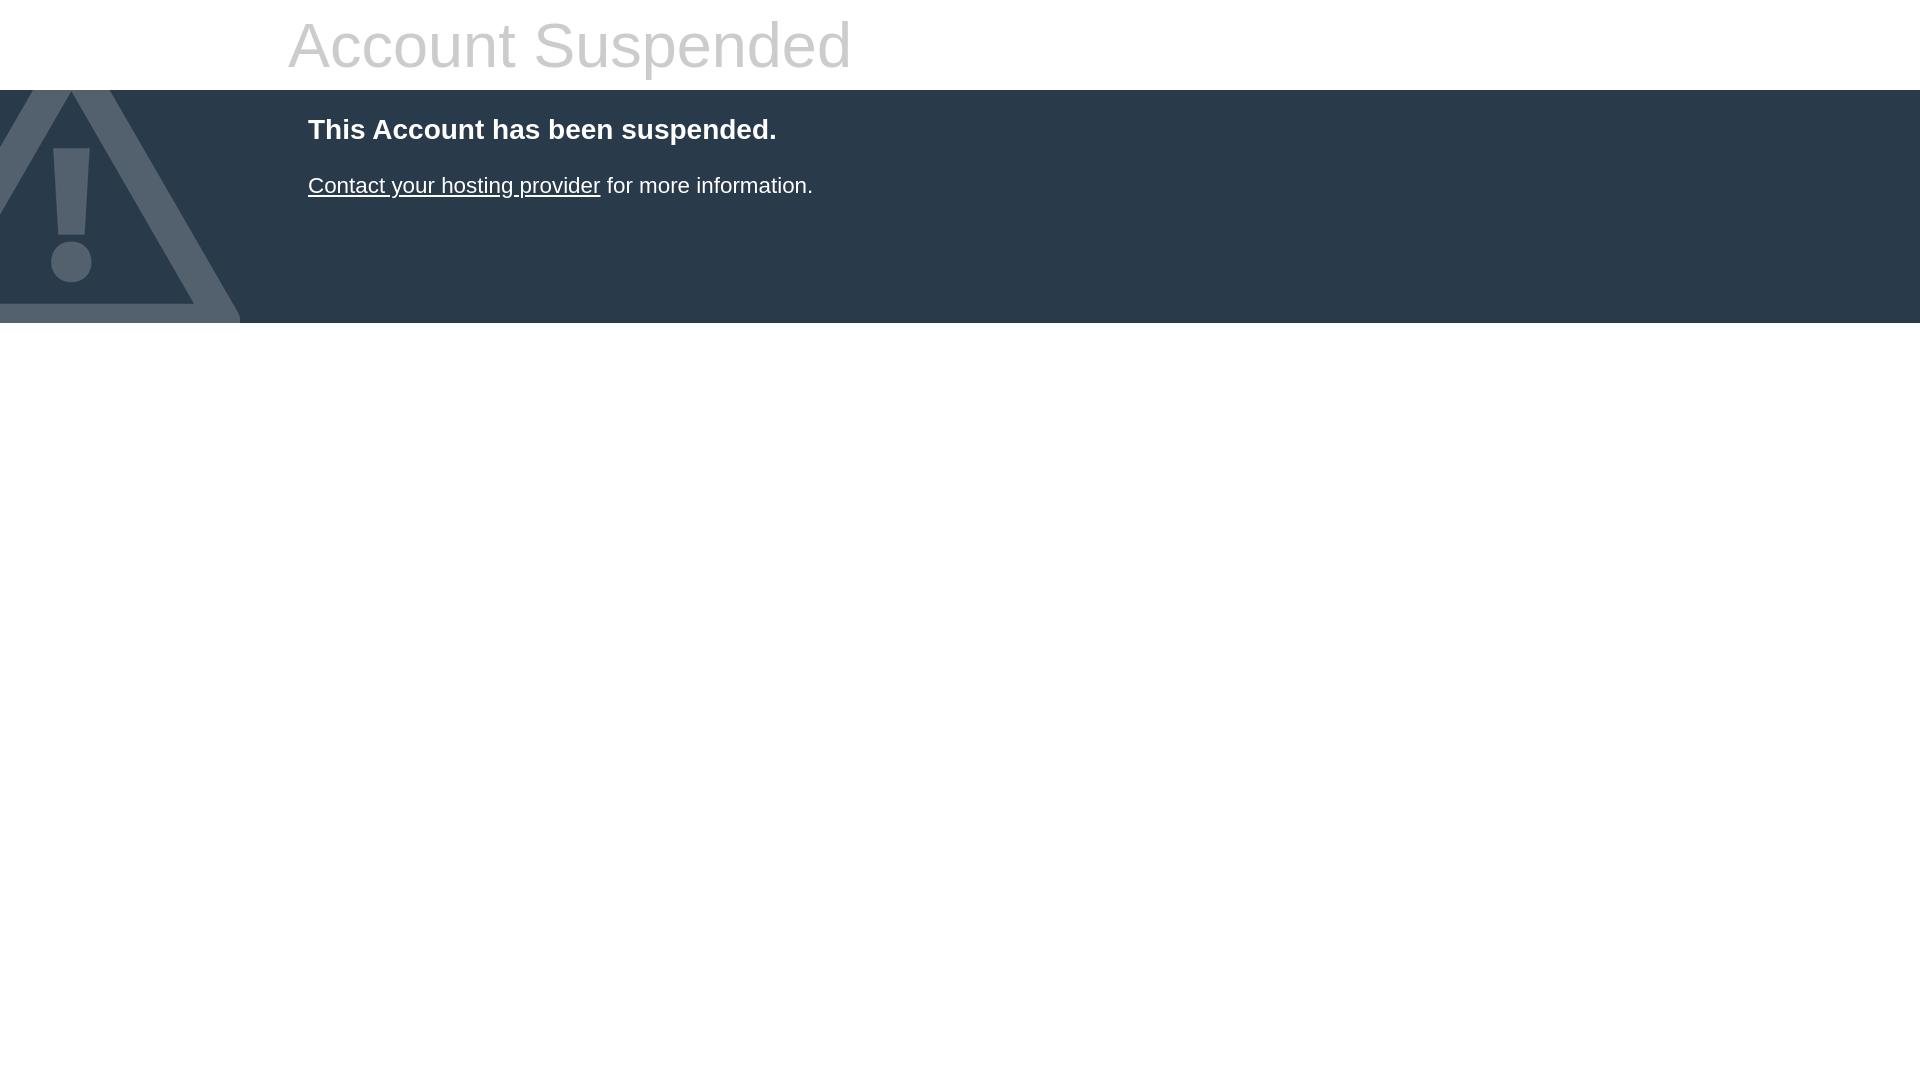 The image size is (1920, 1080). Describe the element at coordinates (453, 185) in the screenshot. I see `'Contact your hosting provider'` at that location.